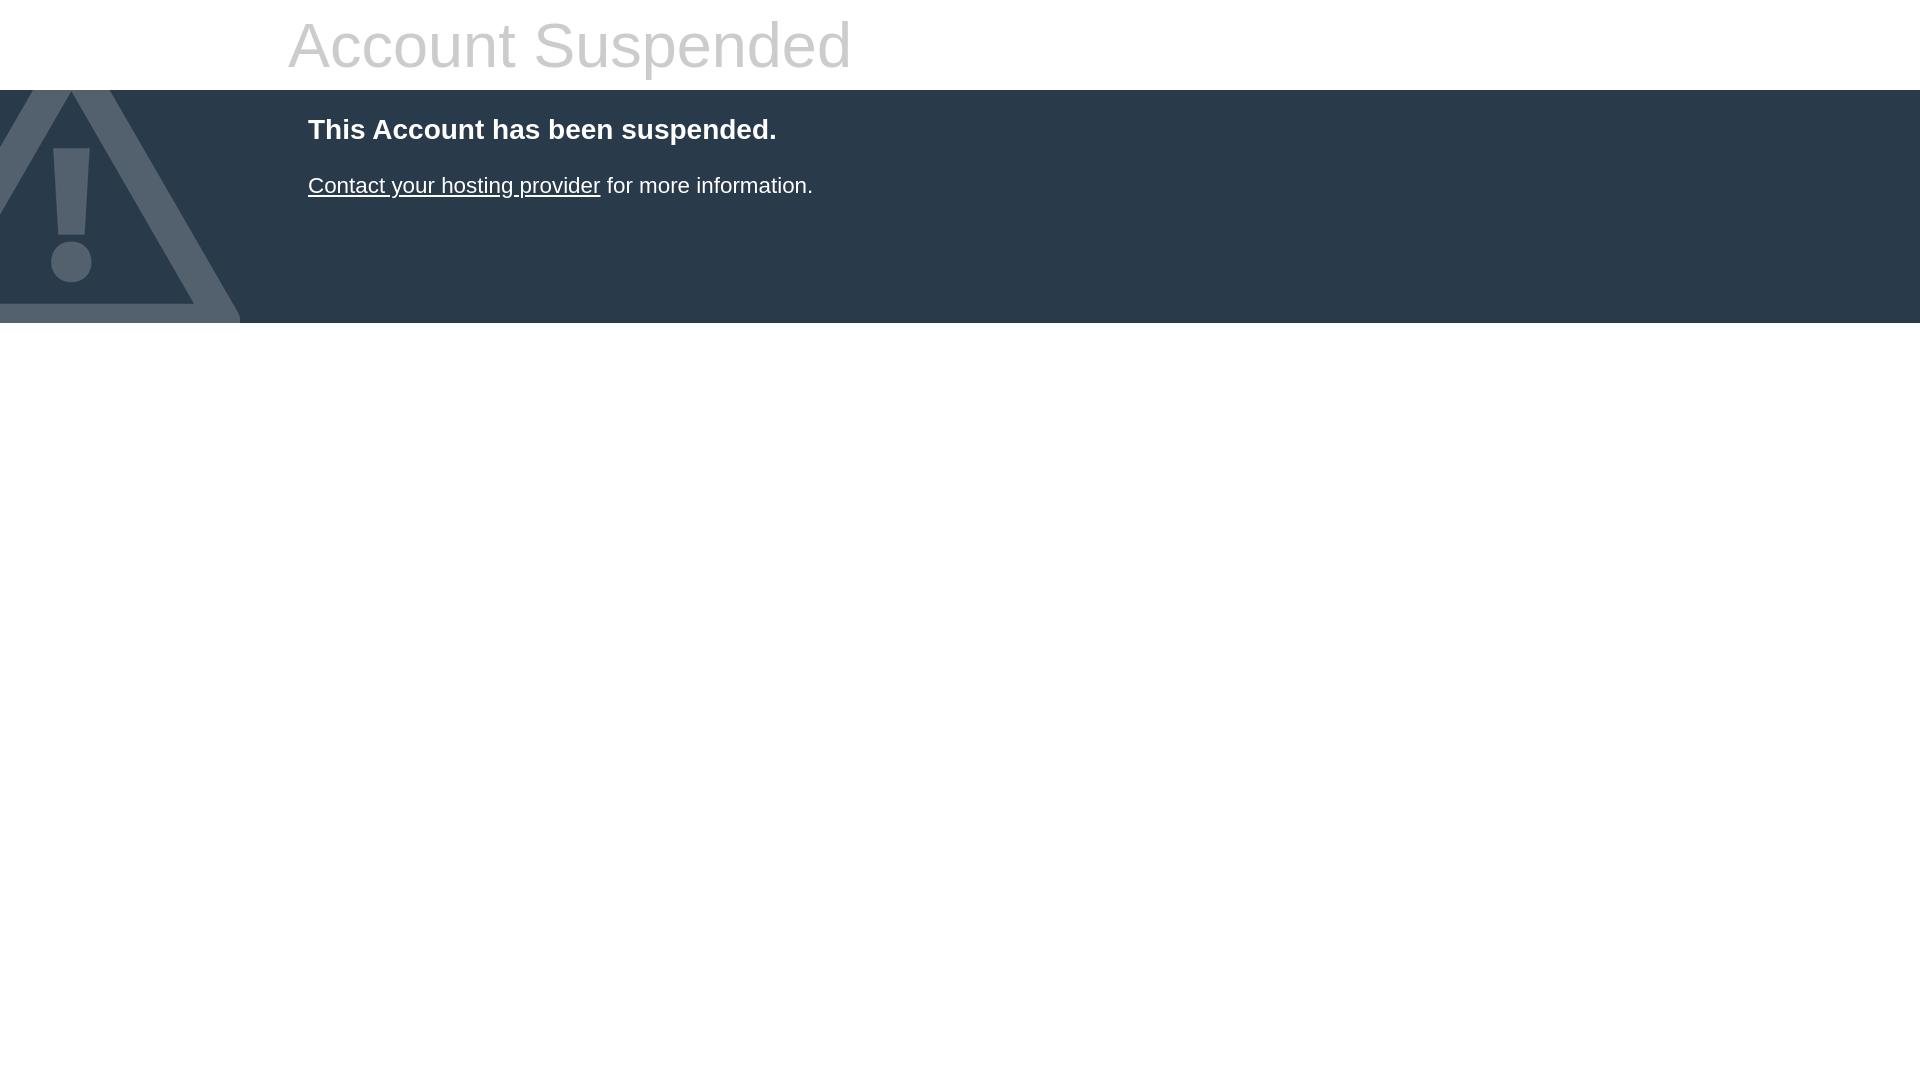 The image size is (1920, 1080). Describe the element at coordinates (453, 185) in the screenshot. I see `'Contact your hosting provider'` at that location.